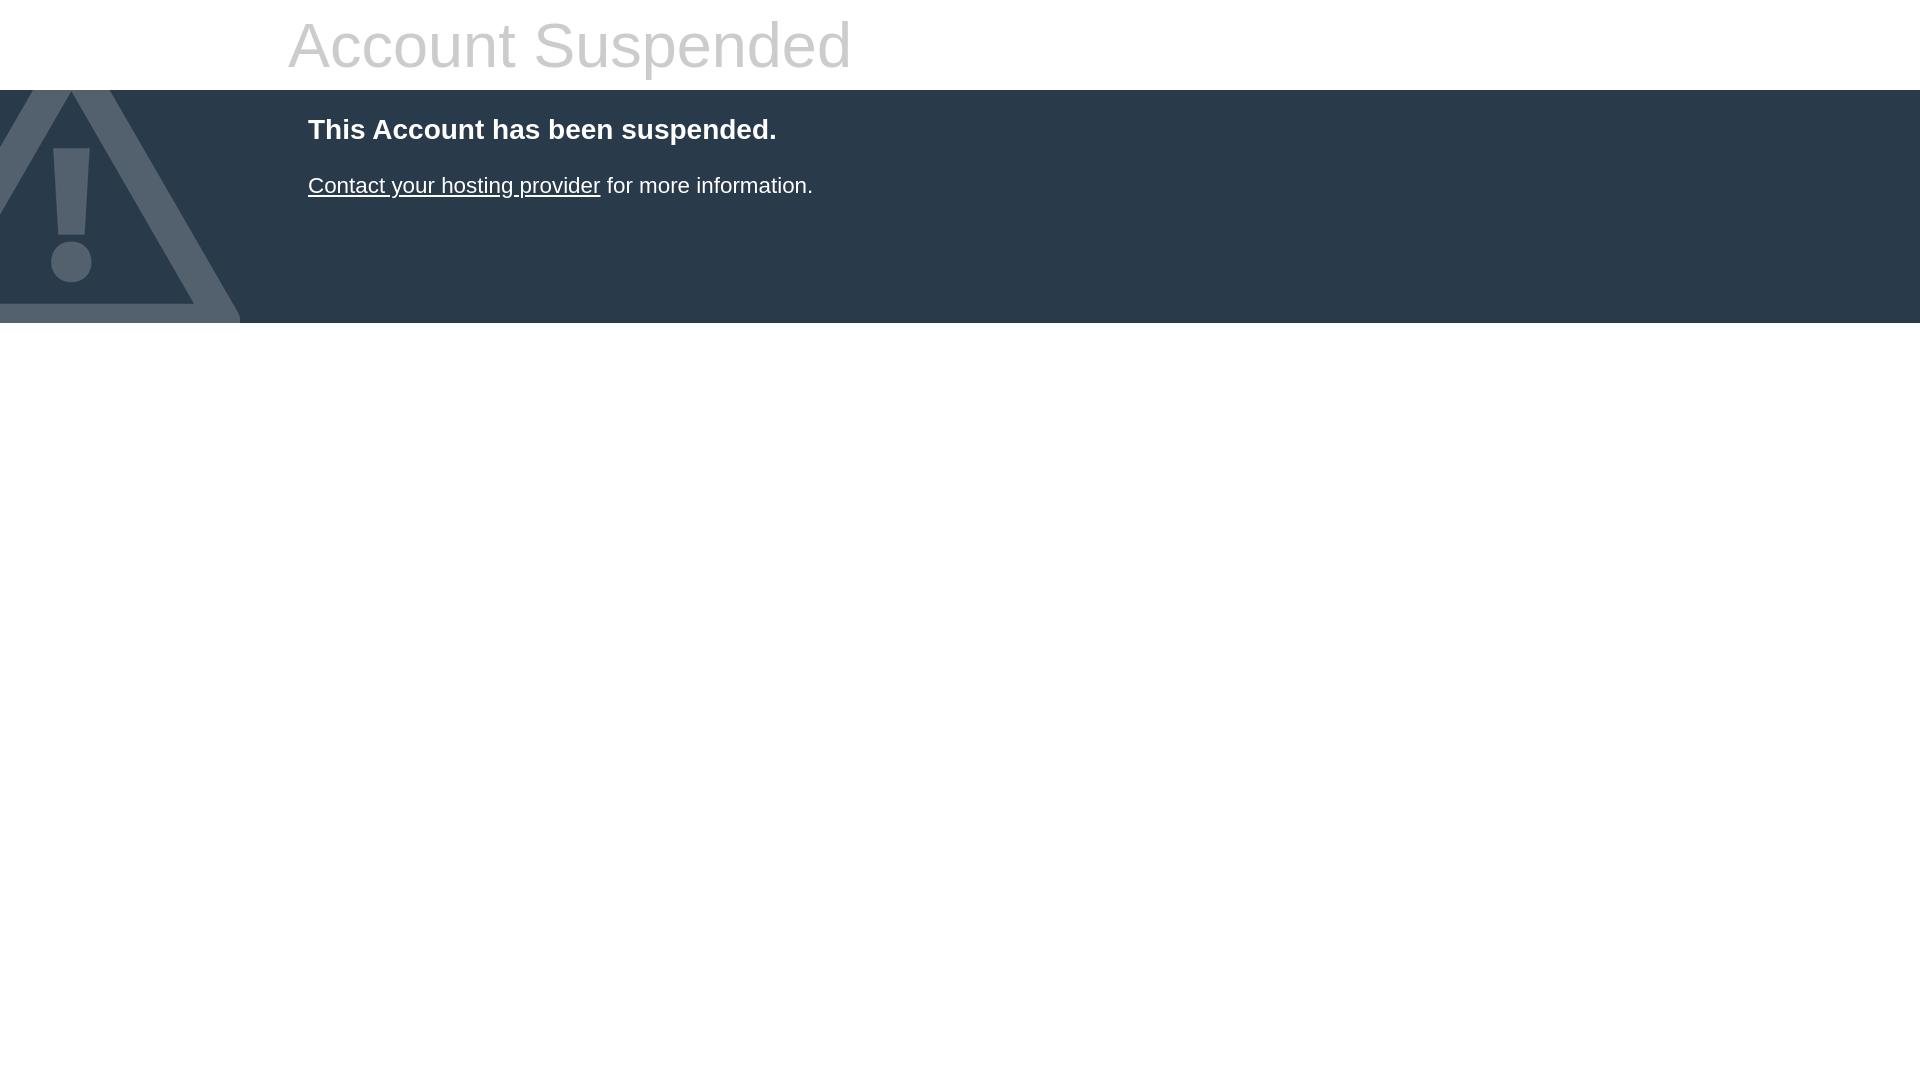 The image size is (1920, 1080). Describe the element at coordinates (453, 185) in the screenshot. I see `'Contact your hosting provider'` at that location.